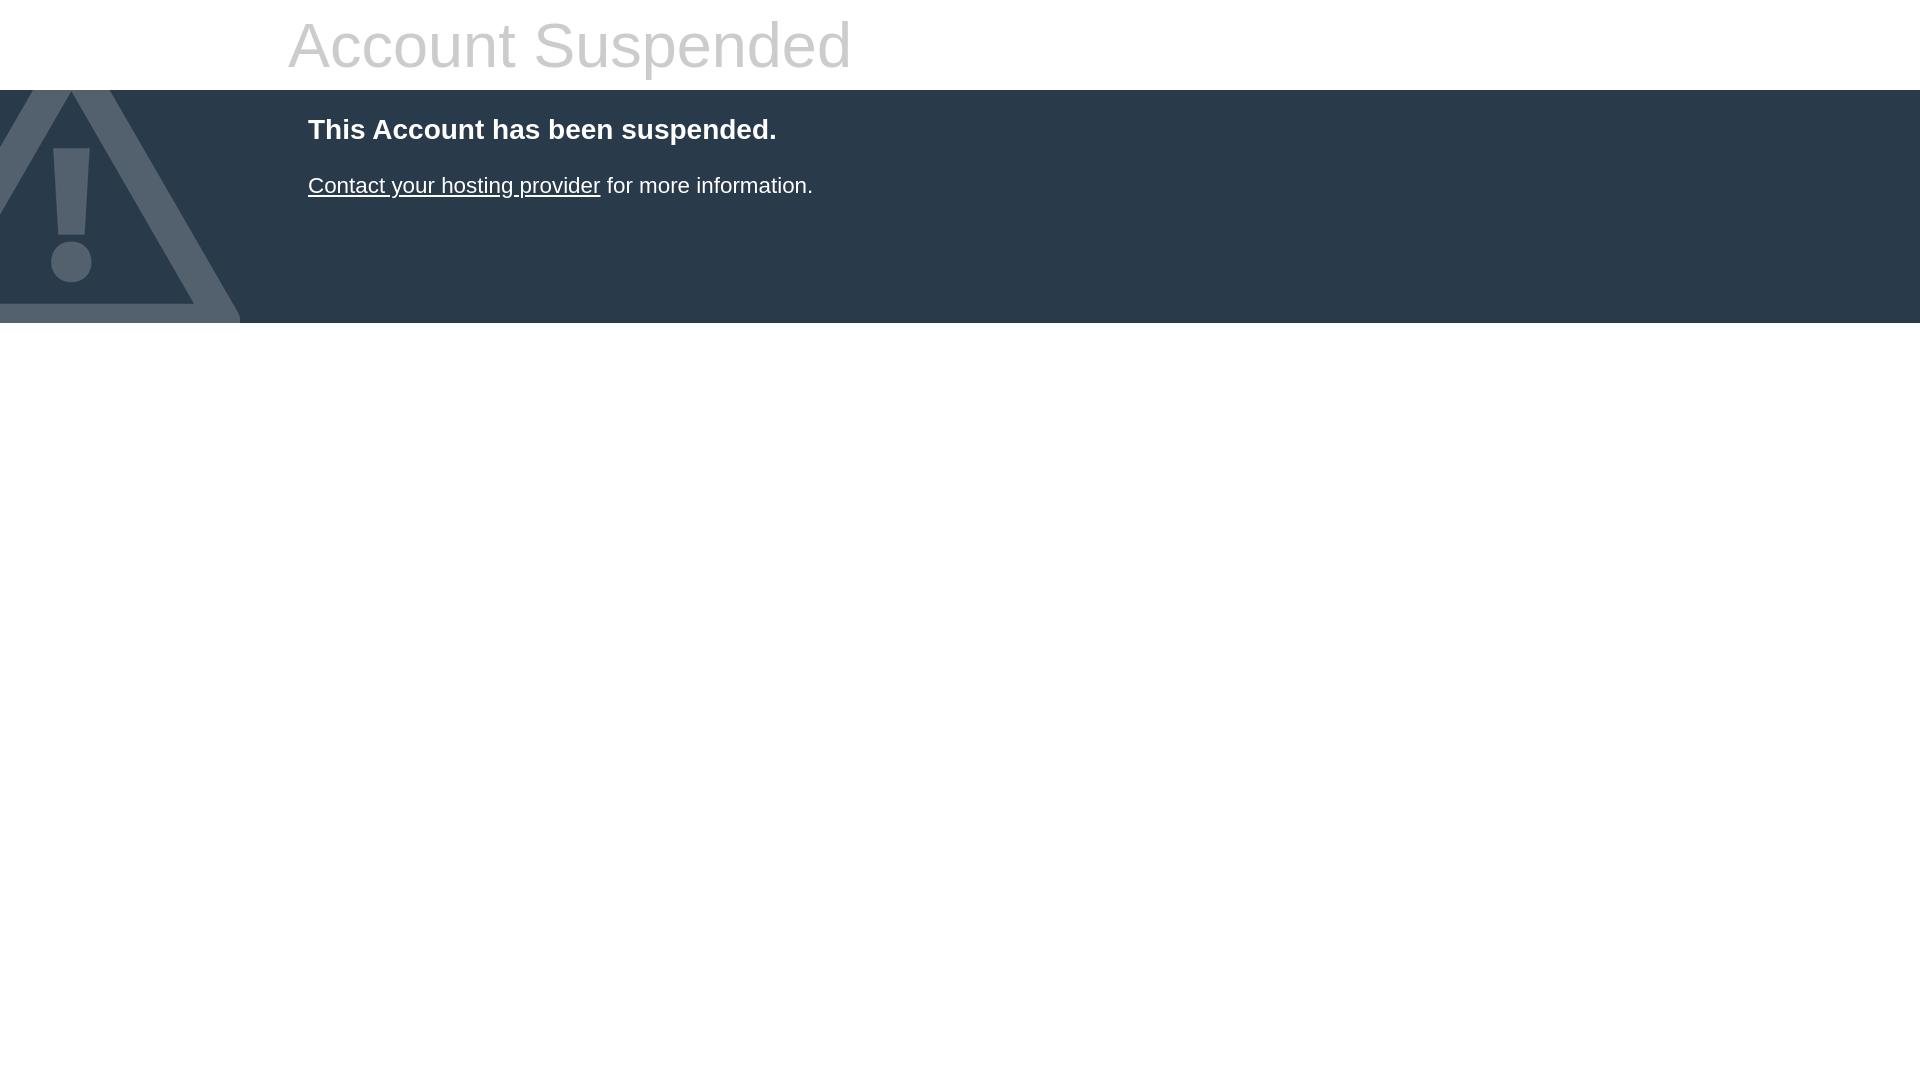 The image size is (1920, 1080). Describe the element at coordinates (453, 185) in the screenshot. I see `'Contact your hosting provider'` at that location.